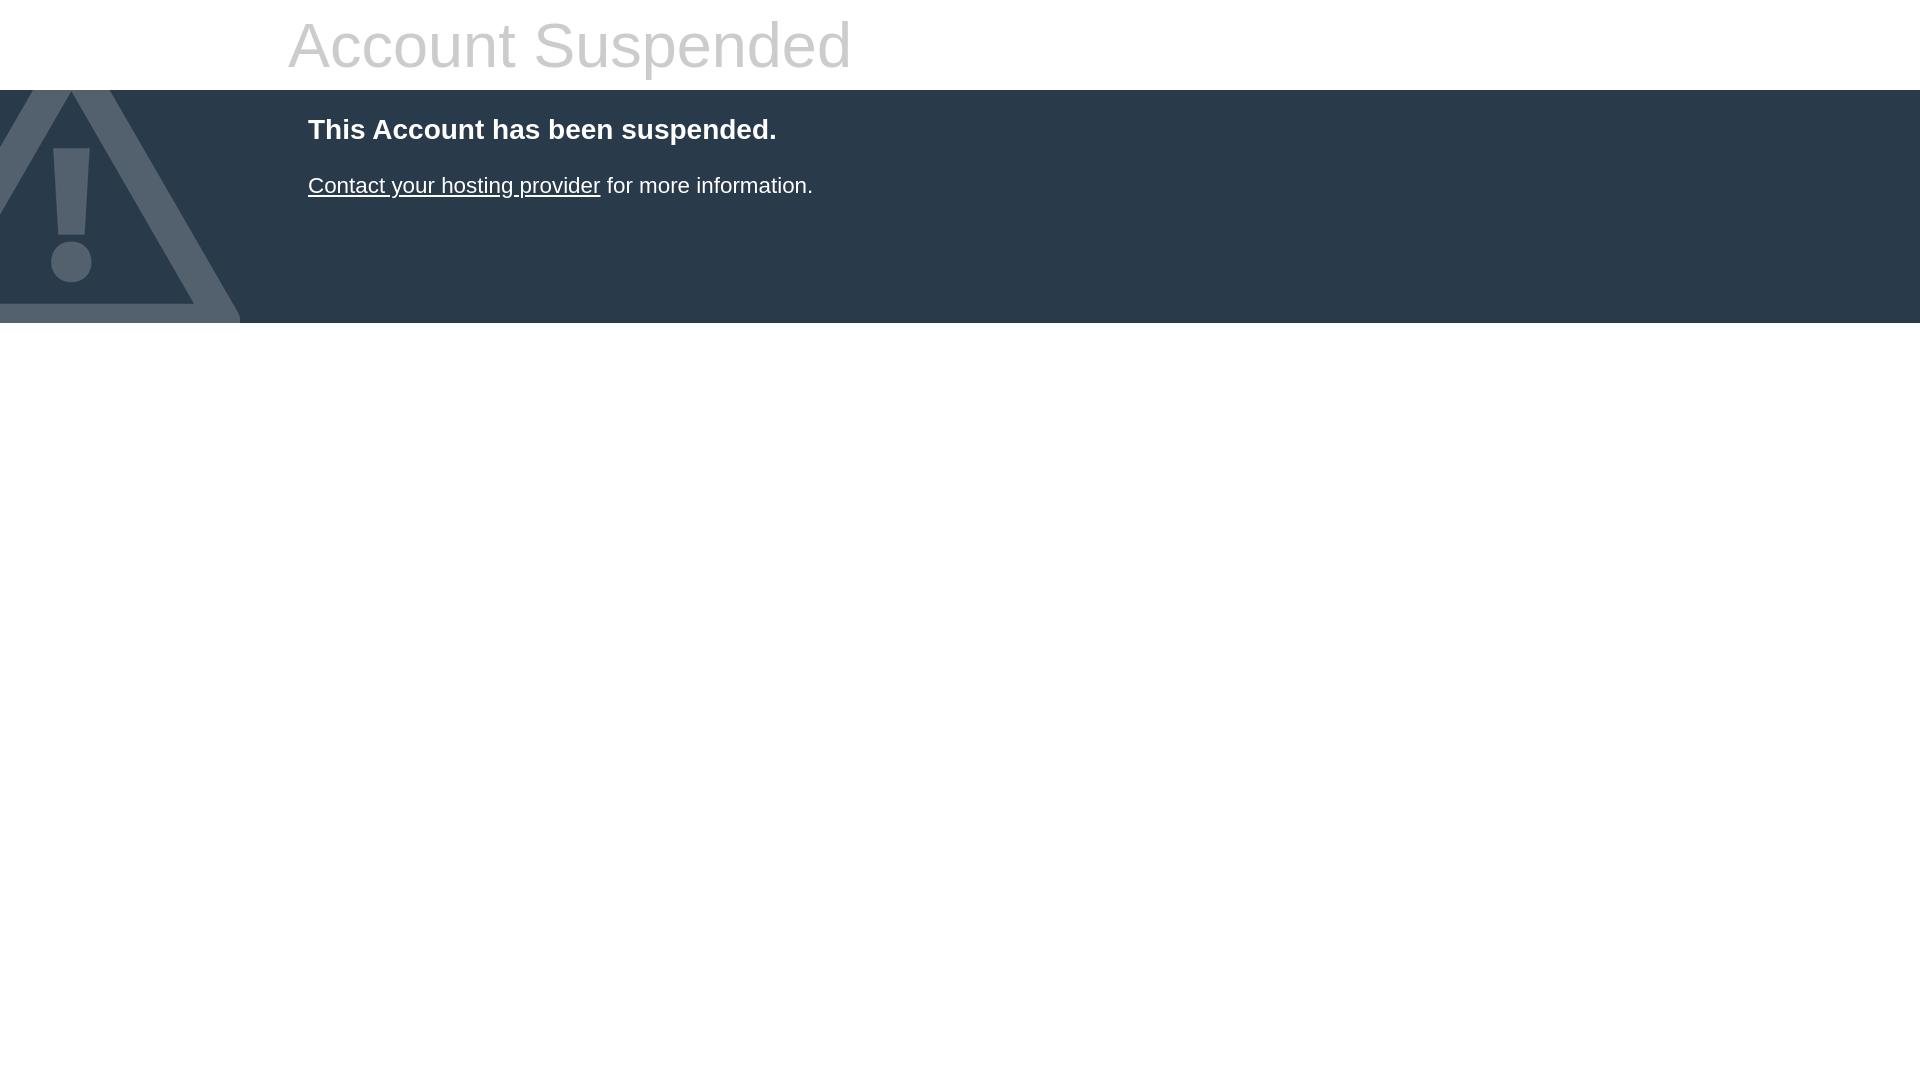 The image size is (1920, 1080). Describe the element at coordinates (453, 185) in the screenshot. I see `'Contact your hosting provider'` at that location.